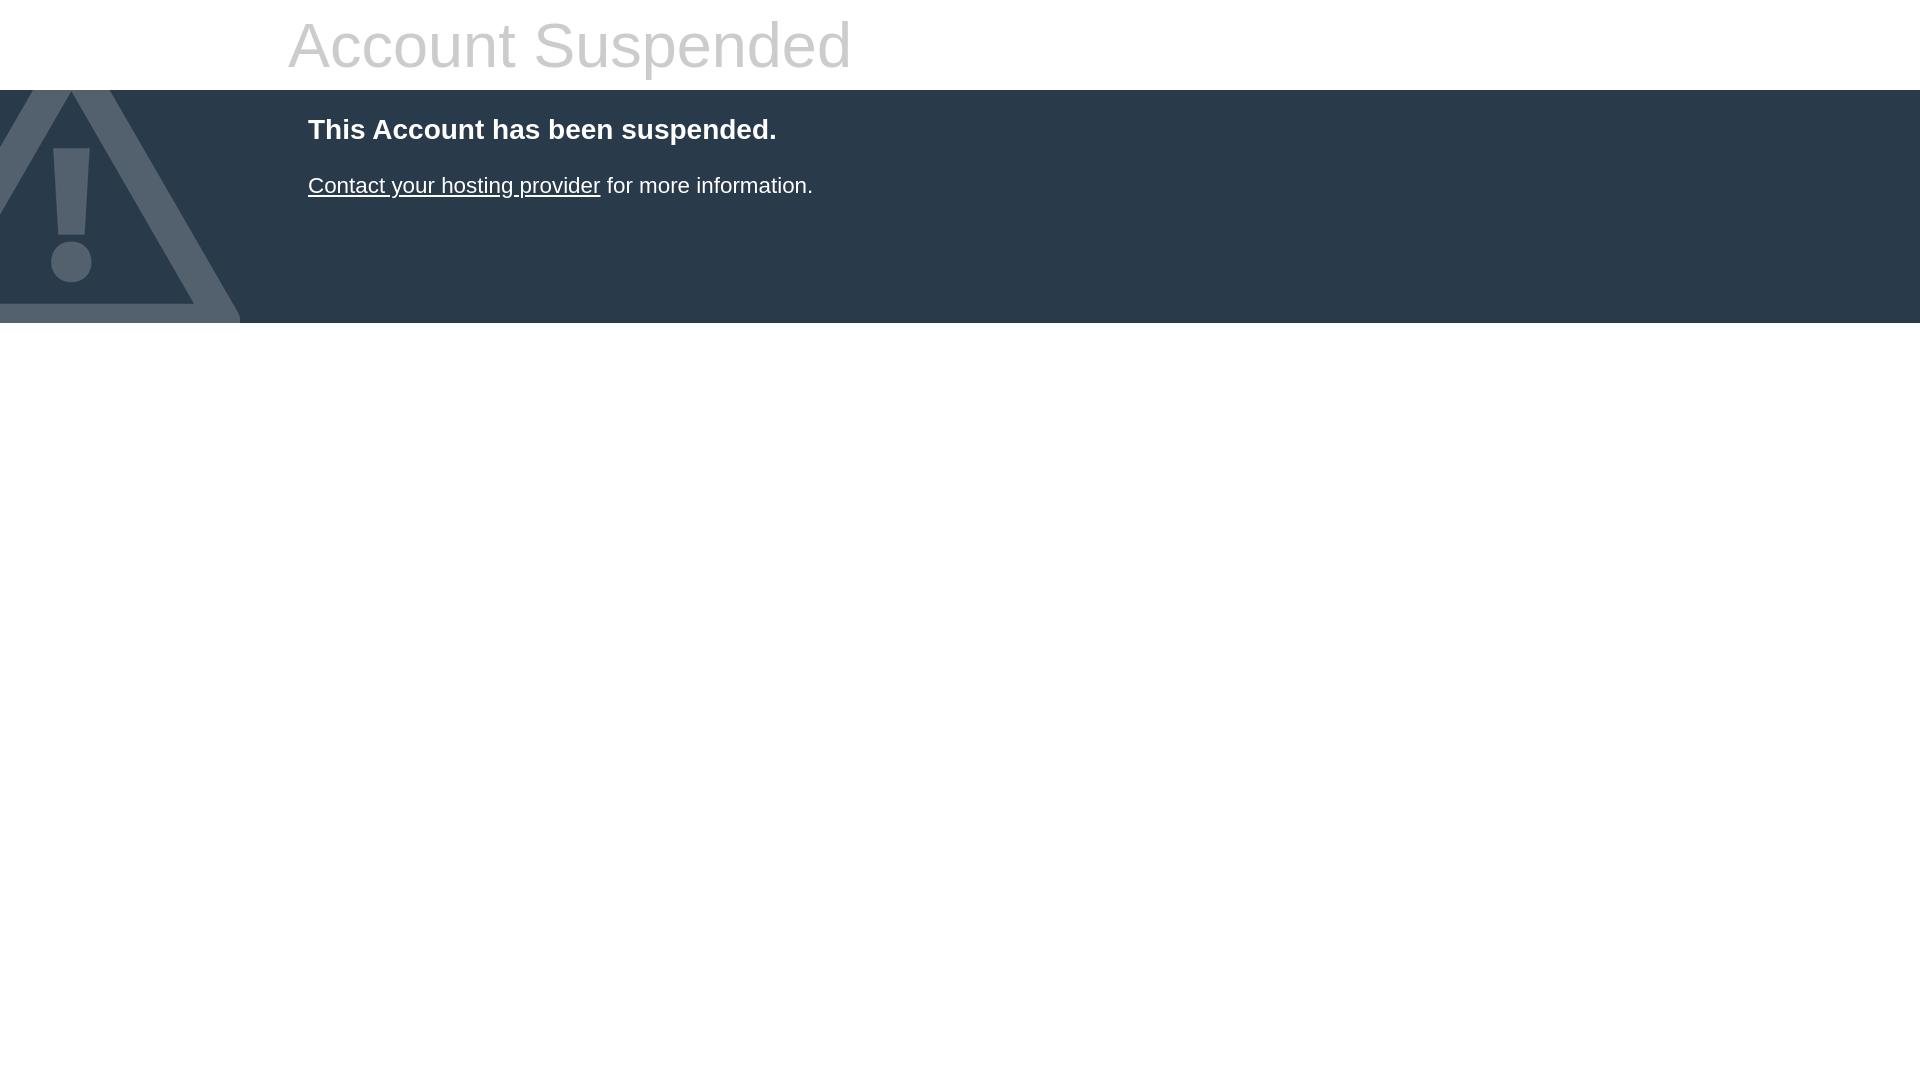 The image size is (1920, 1080). Describe the element at coordinates (453, 185) in the screenshot. I see `'Contact your hosting provider'` at that location.